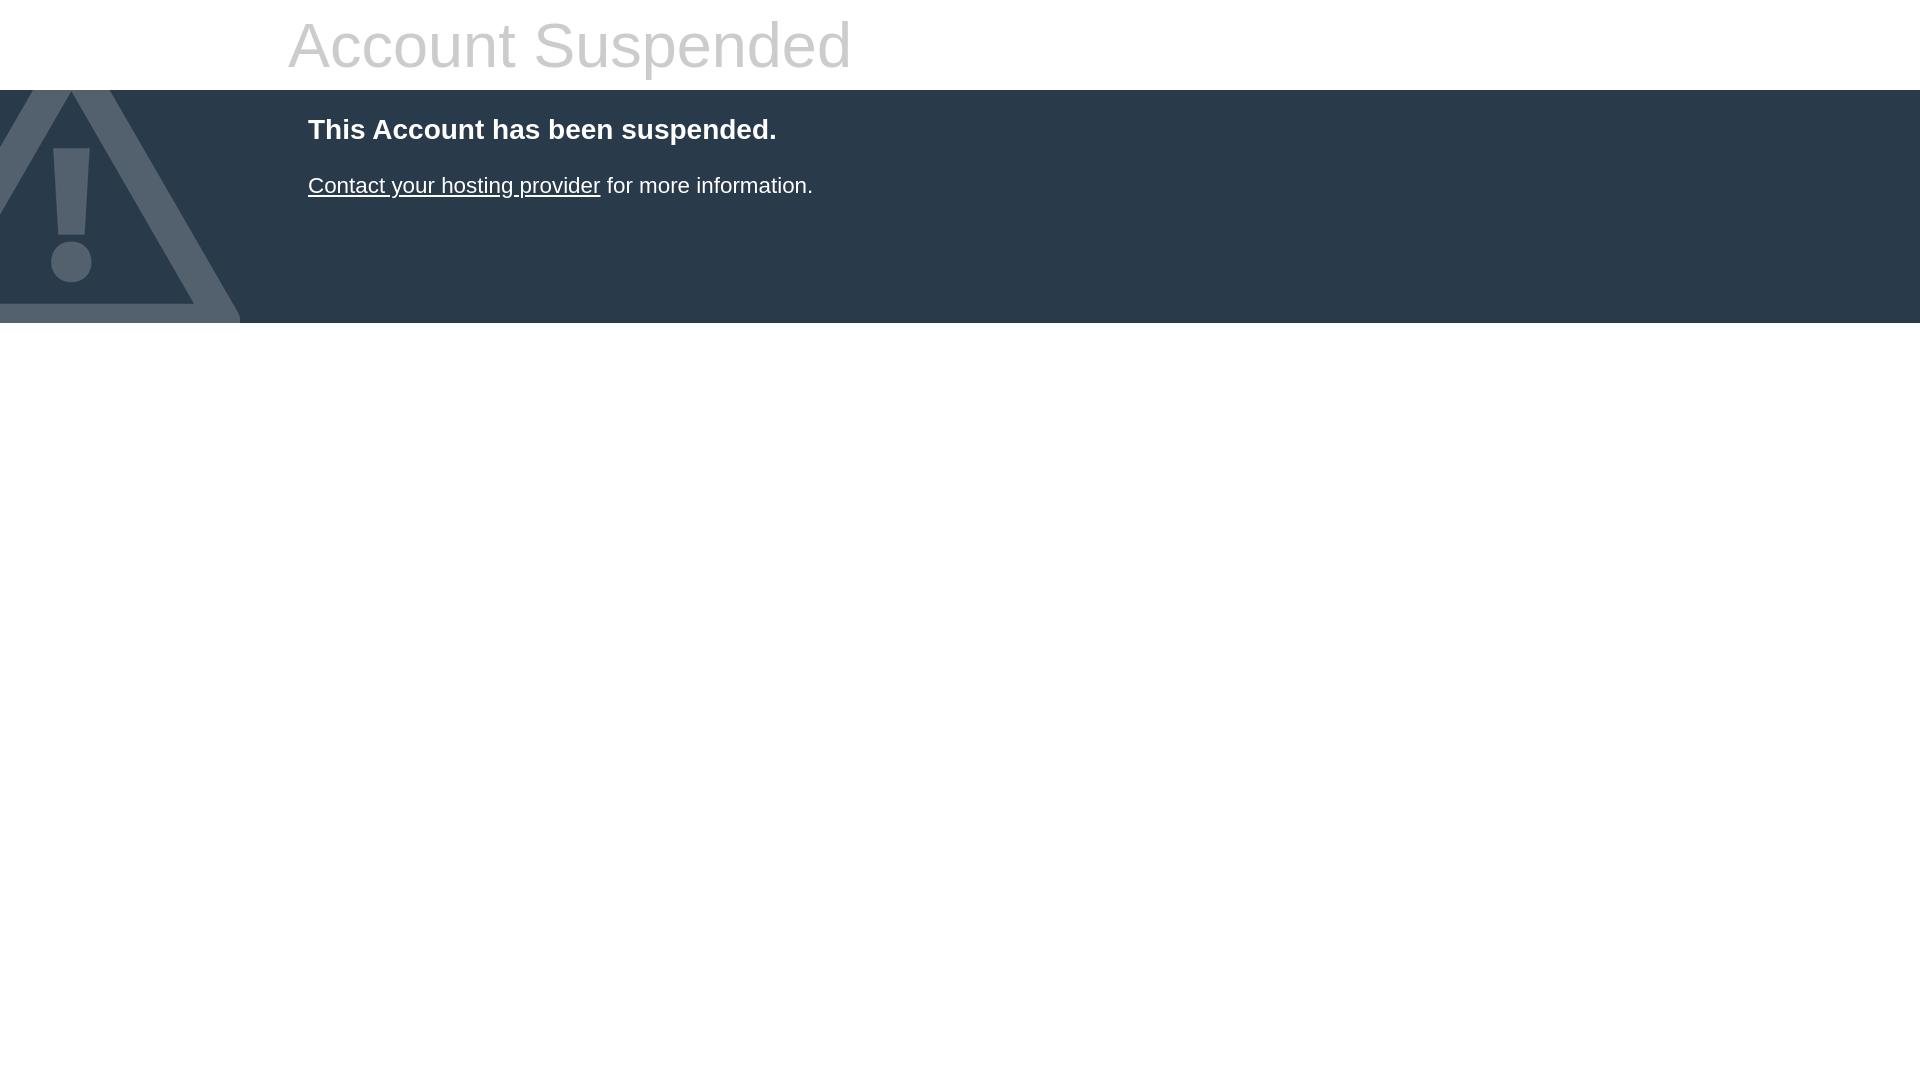 The image size is (1920, 1080). Describe the element at coordinates (453, 185) in the screenshot. I see `'Contact your hosting provider'` at that location.